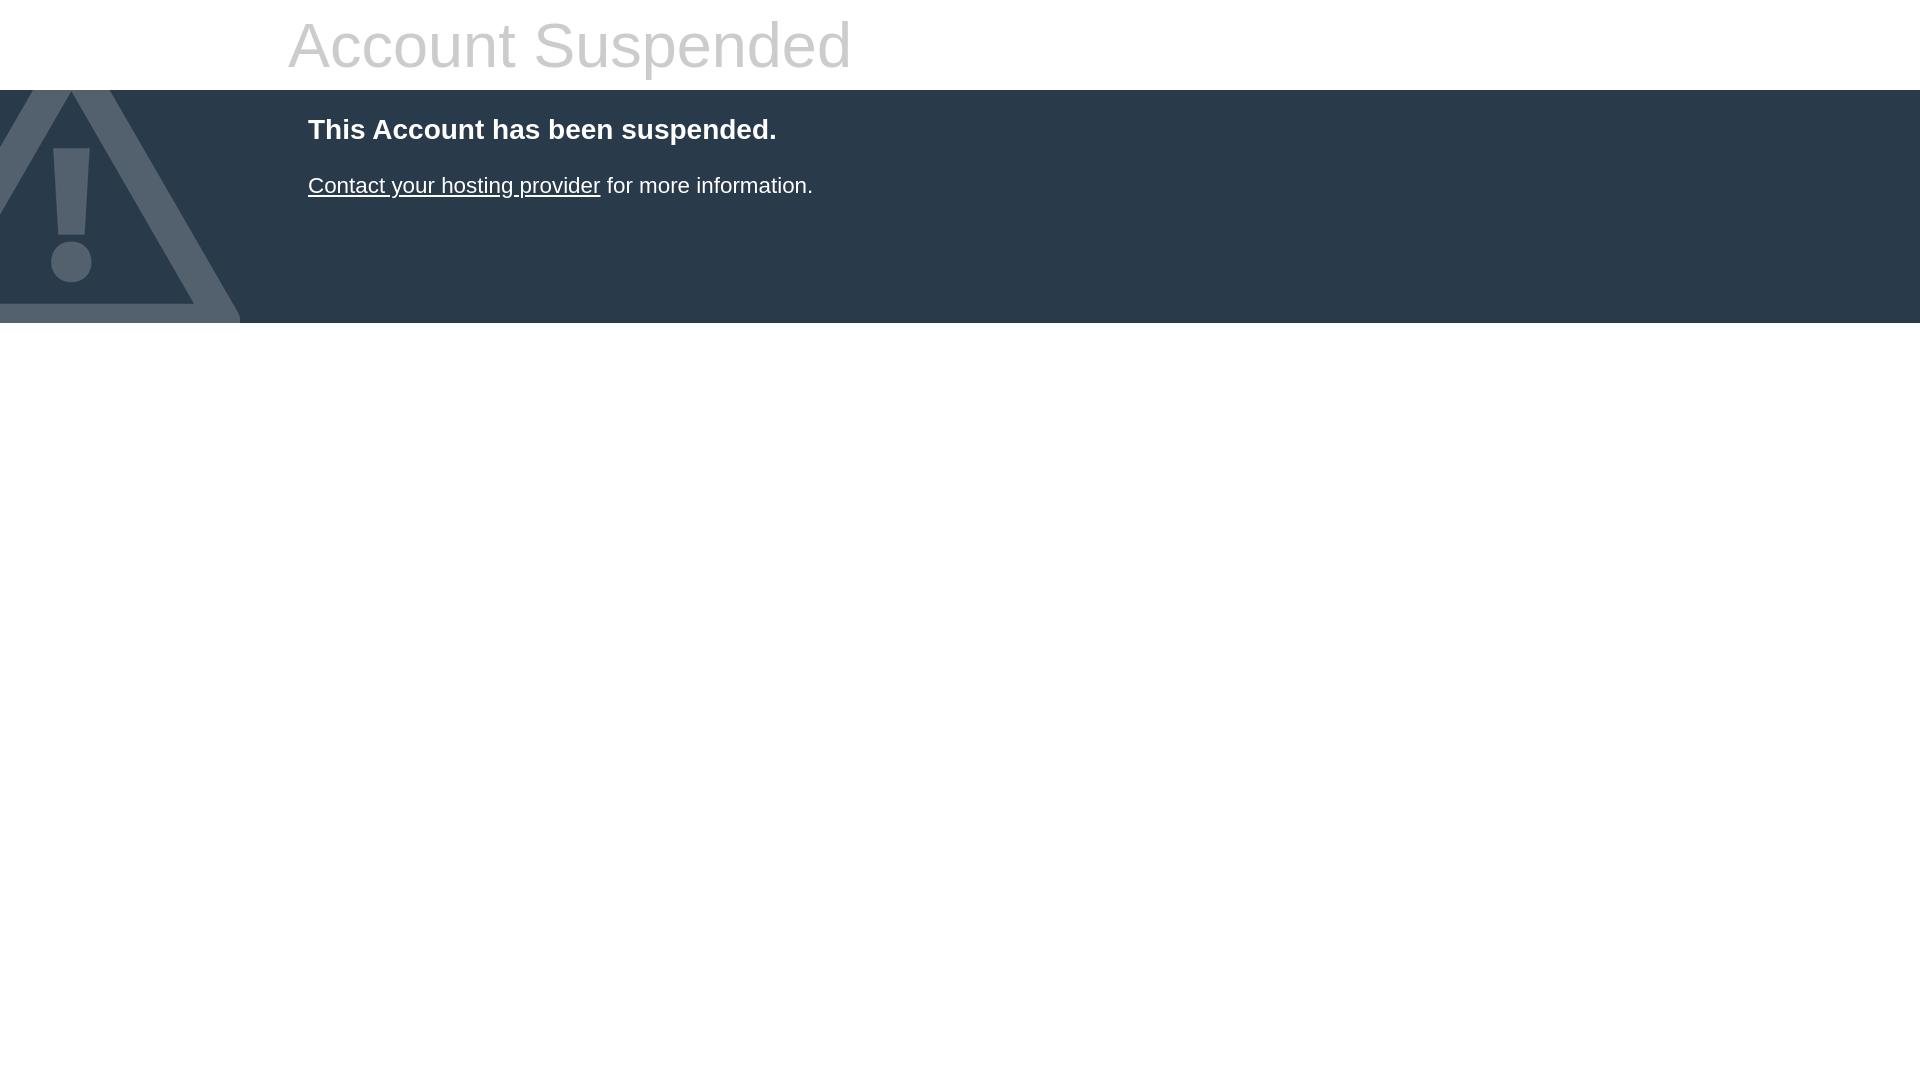 The image size is (1920, 1080). Describe the element at coordinates (453, 185) in the screenshot. I see `'Contact your hosting provider'` at that location.